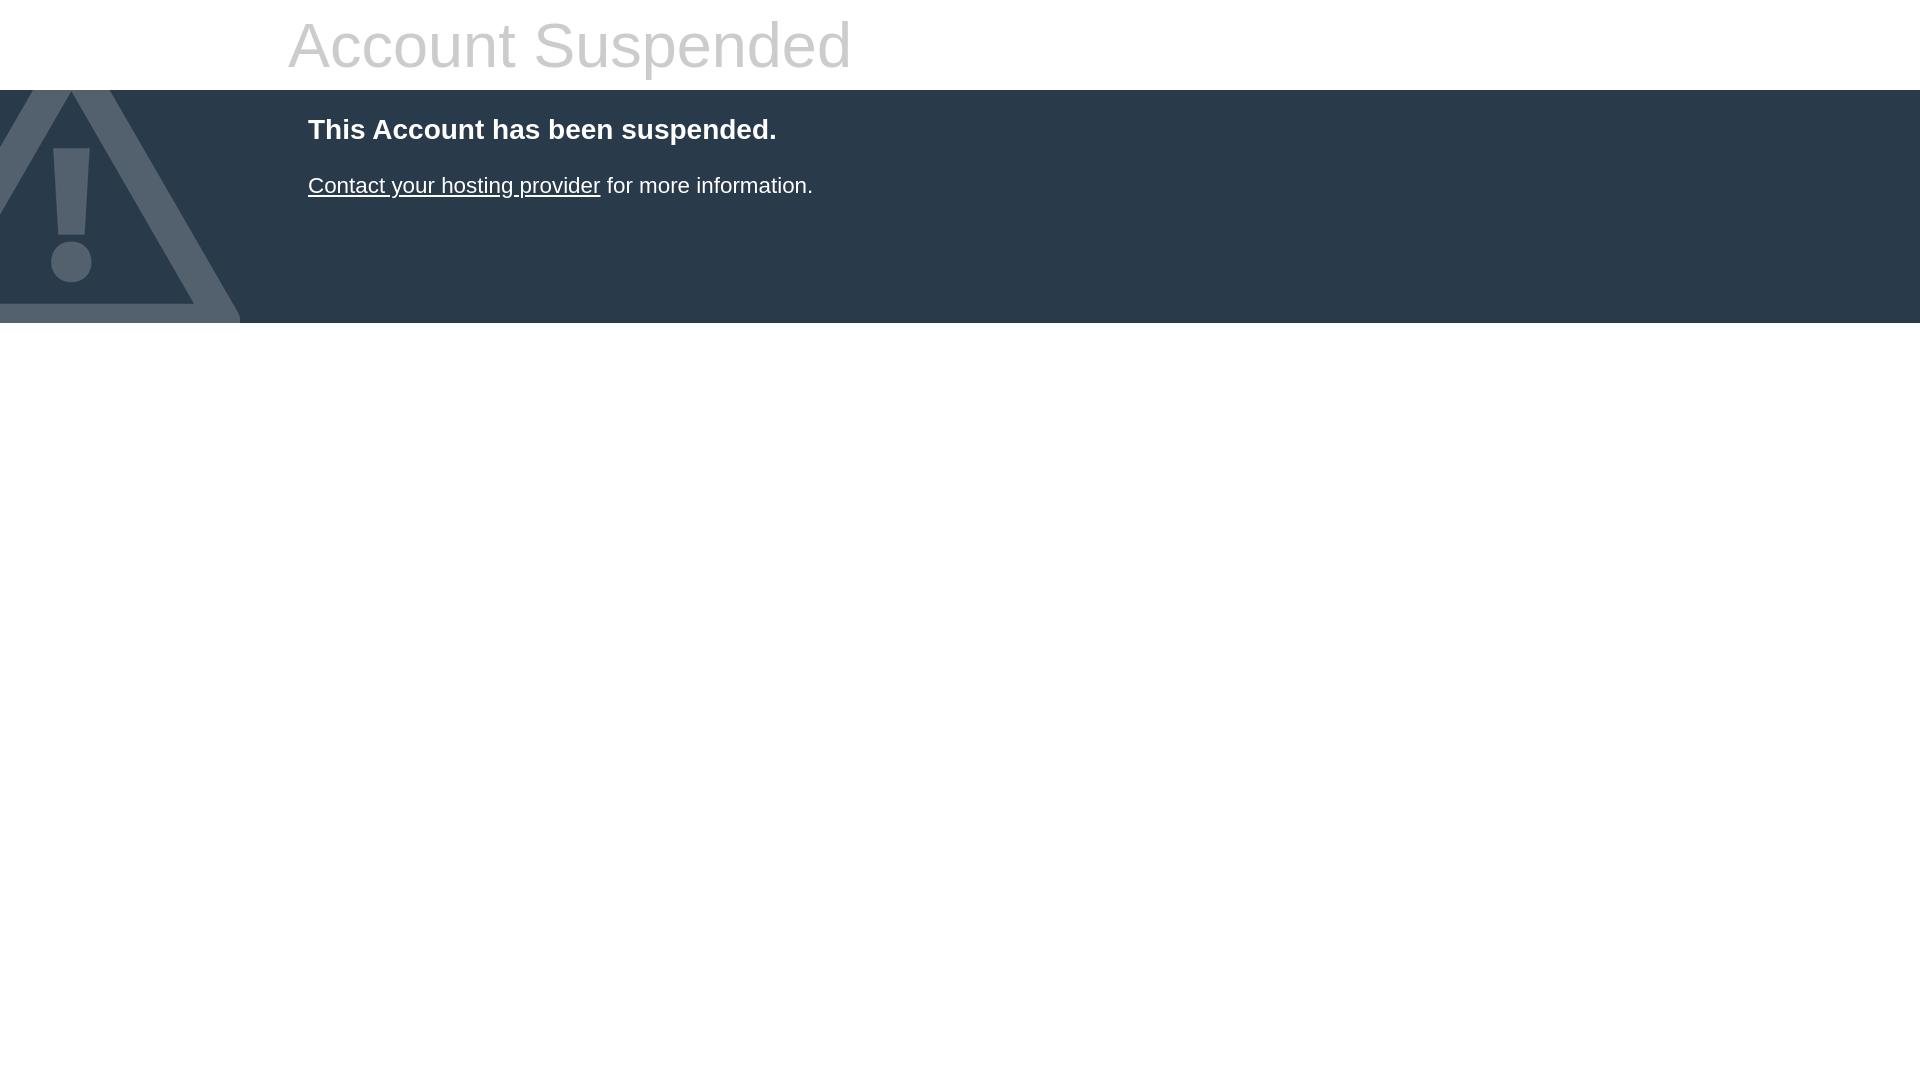 The image size is (1920, 1080). Describe the element at coordinates (453, 185) in the screenshot. I see `'Contact your hosting provider'` at that location.